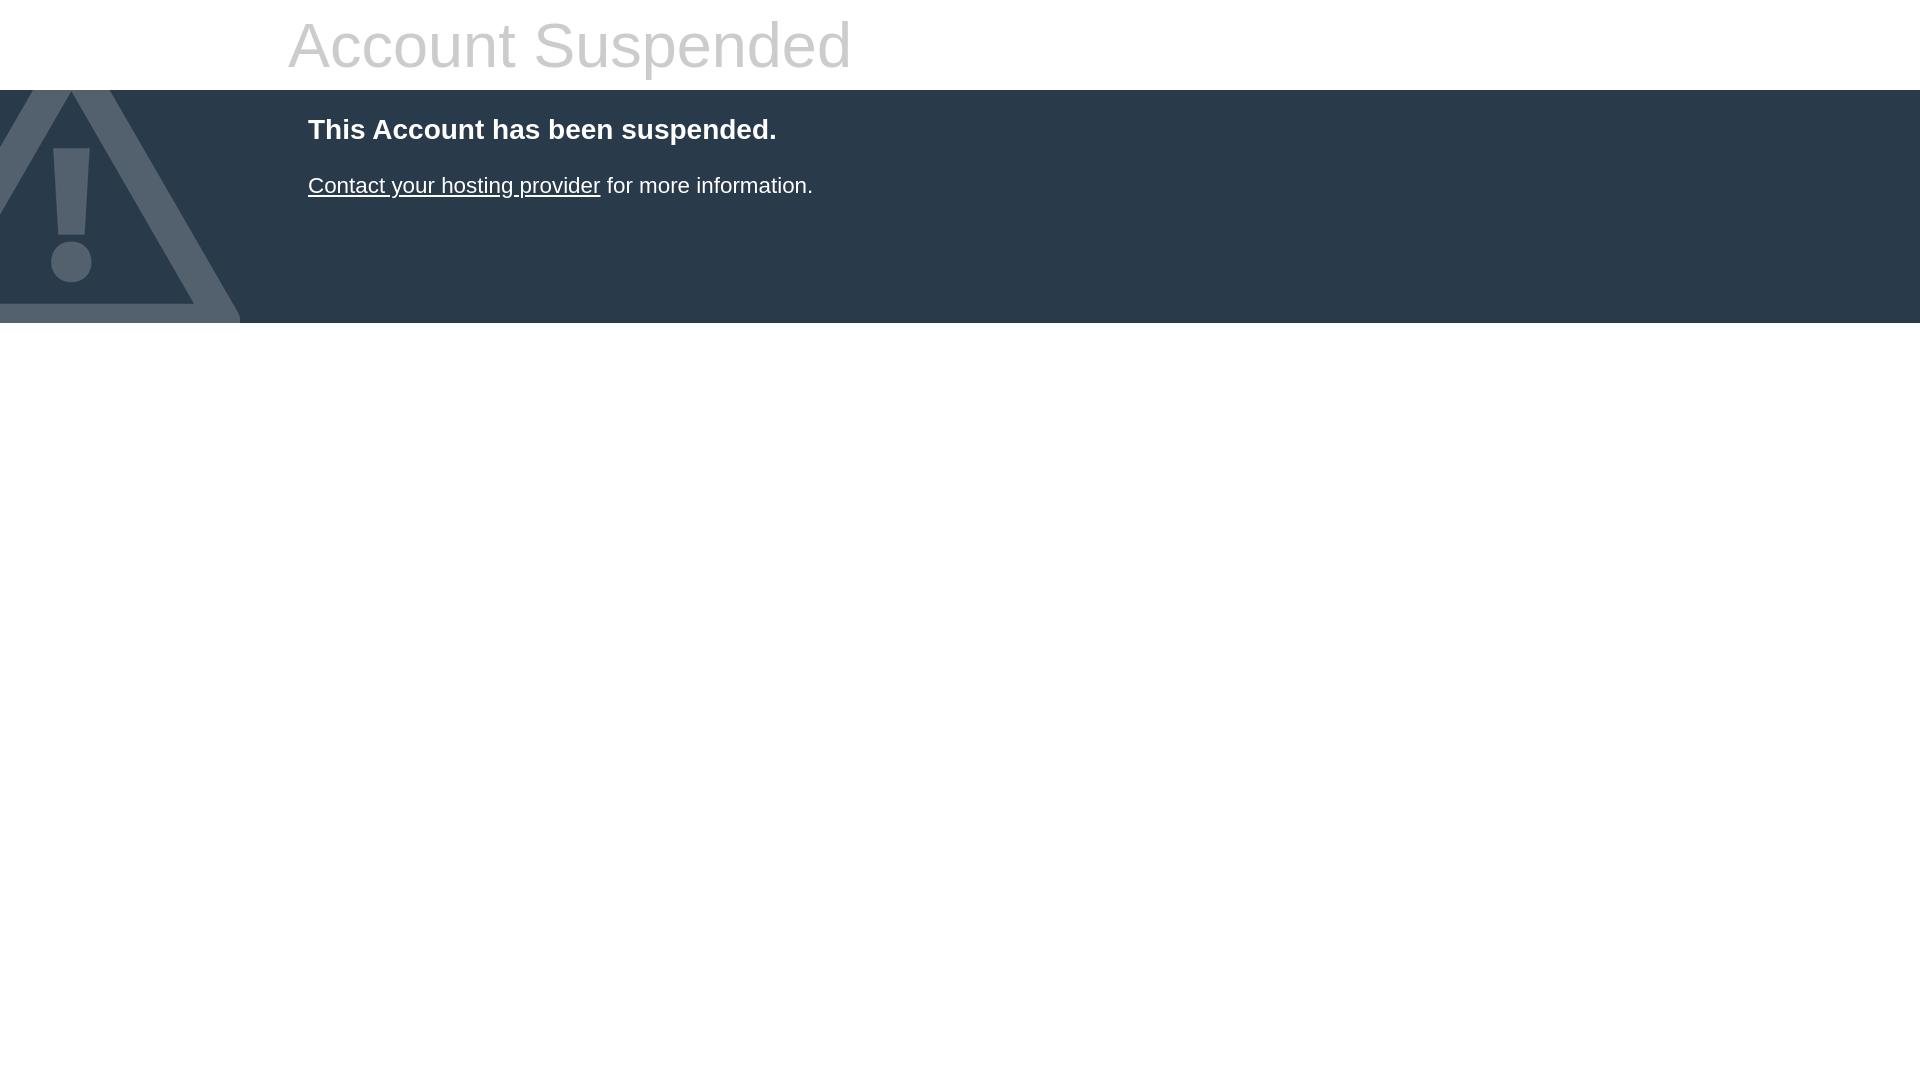 The image size is (1920, 1080). Describe the element at coordinates (453, 185) in the screenshot. I see `'Contact your hosting provider'` at that location.